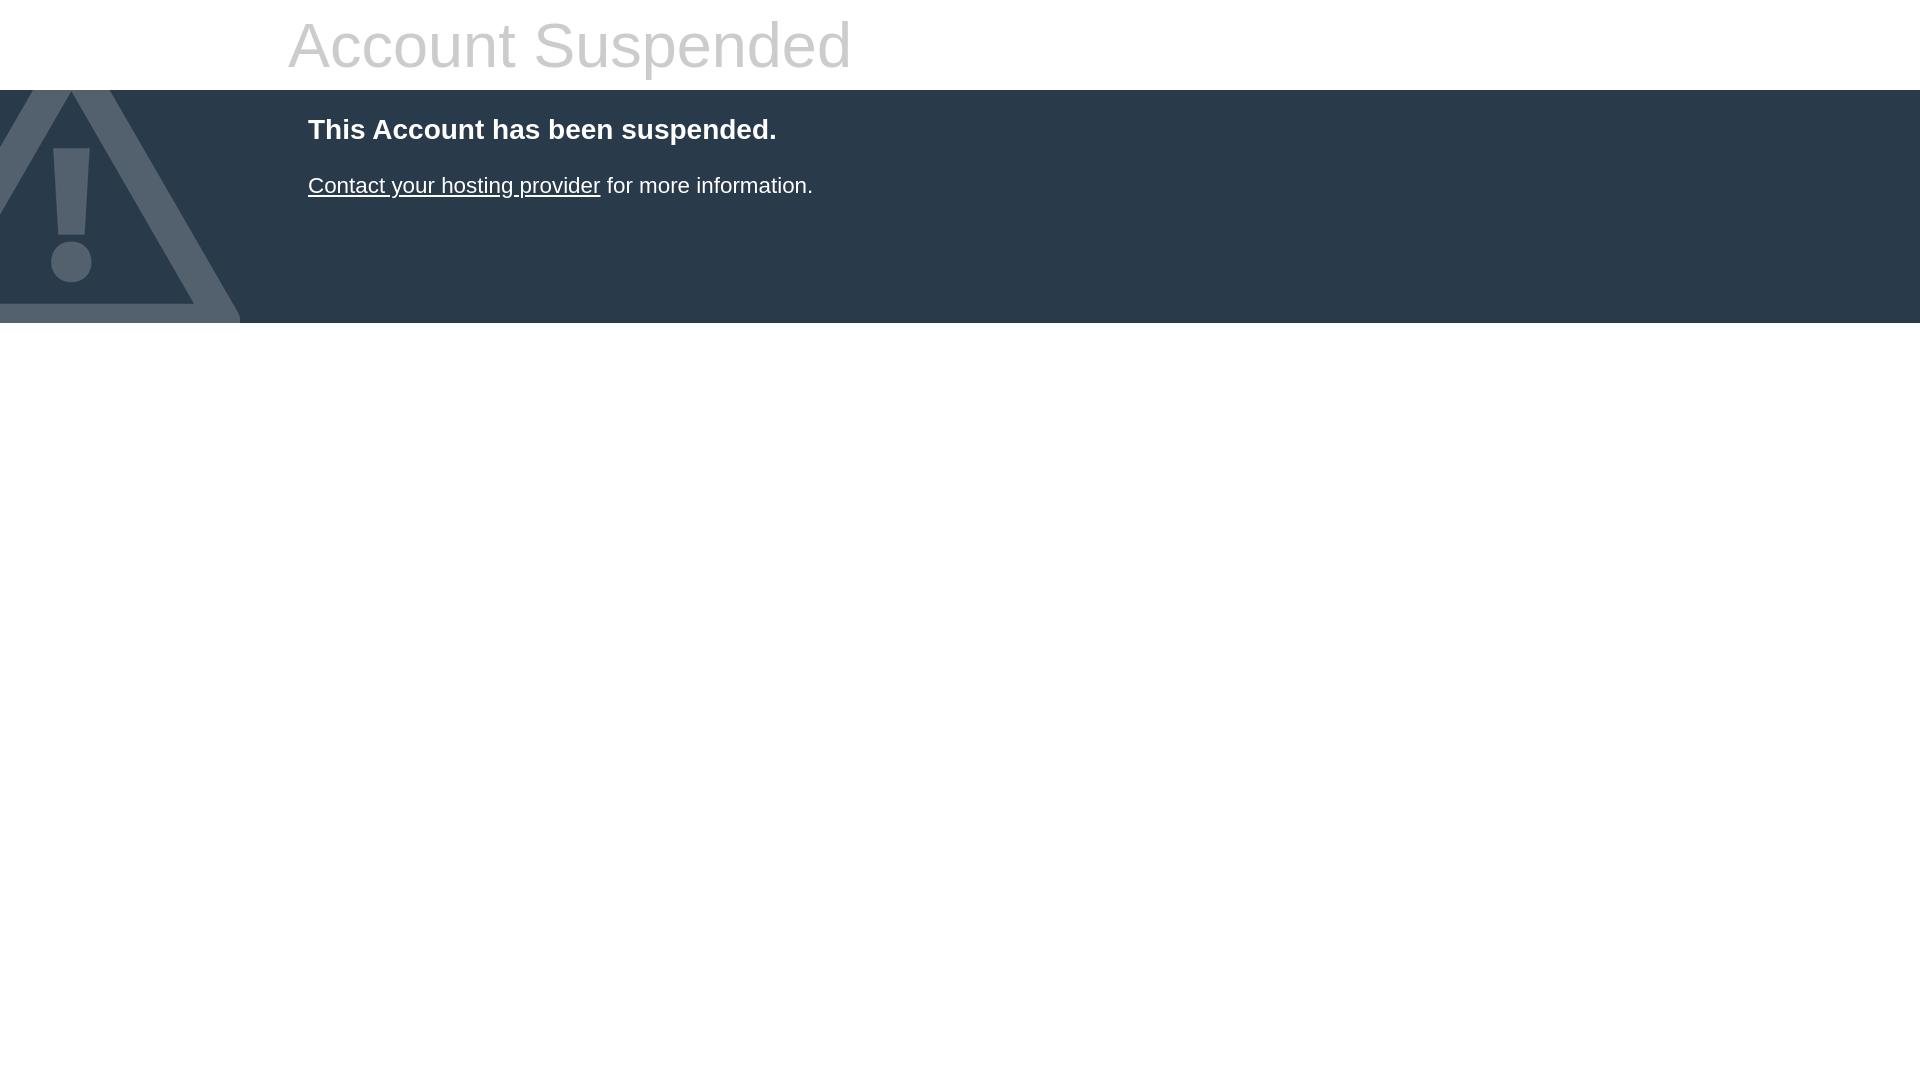 The image size is (1920, 1080). Describe the element at coordinates (453, 185) in the screenshot. I see `'Contact your hosting provider'` at that location.